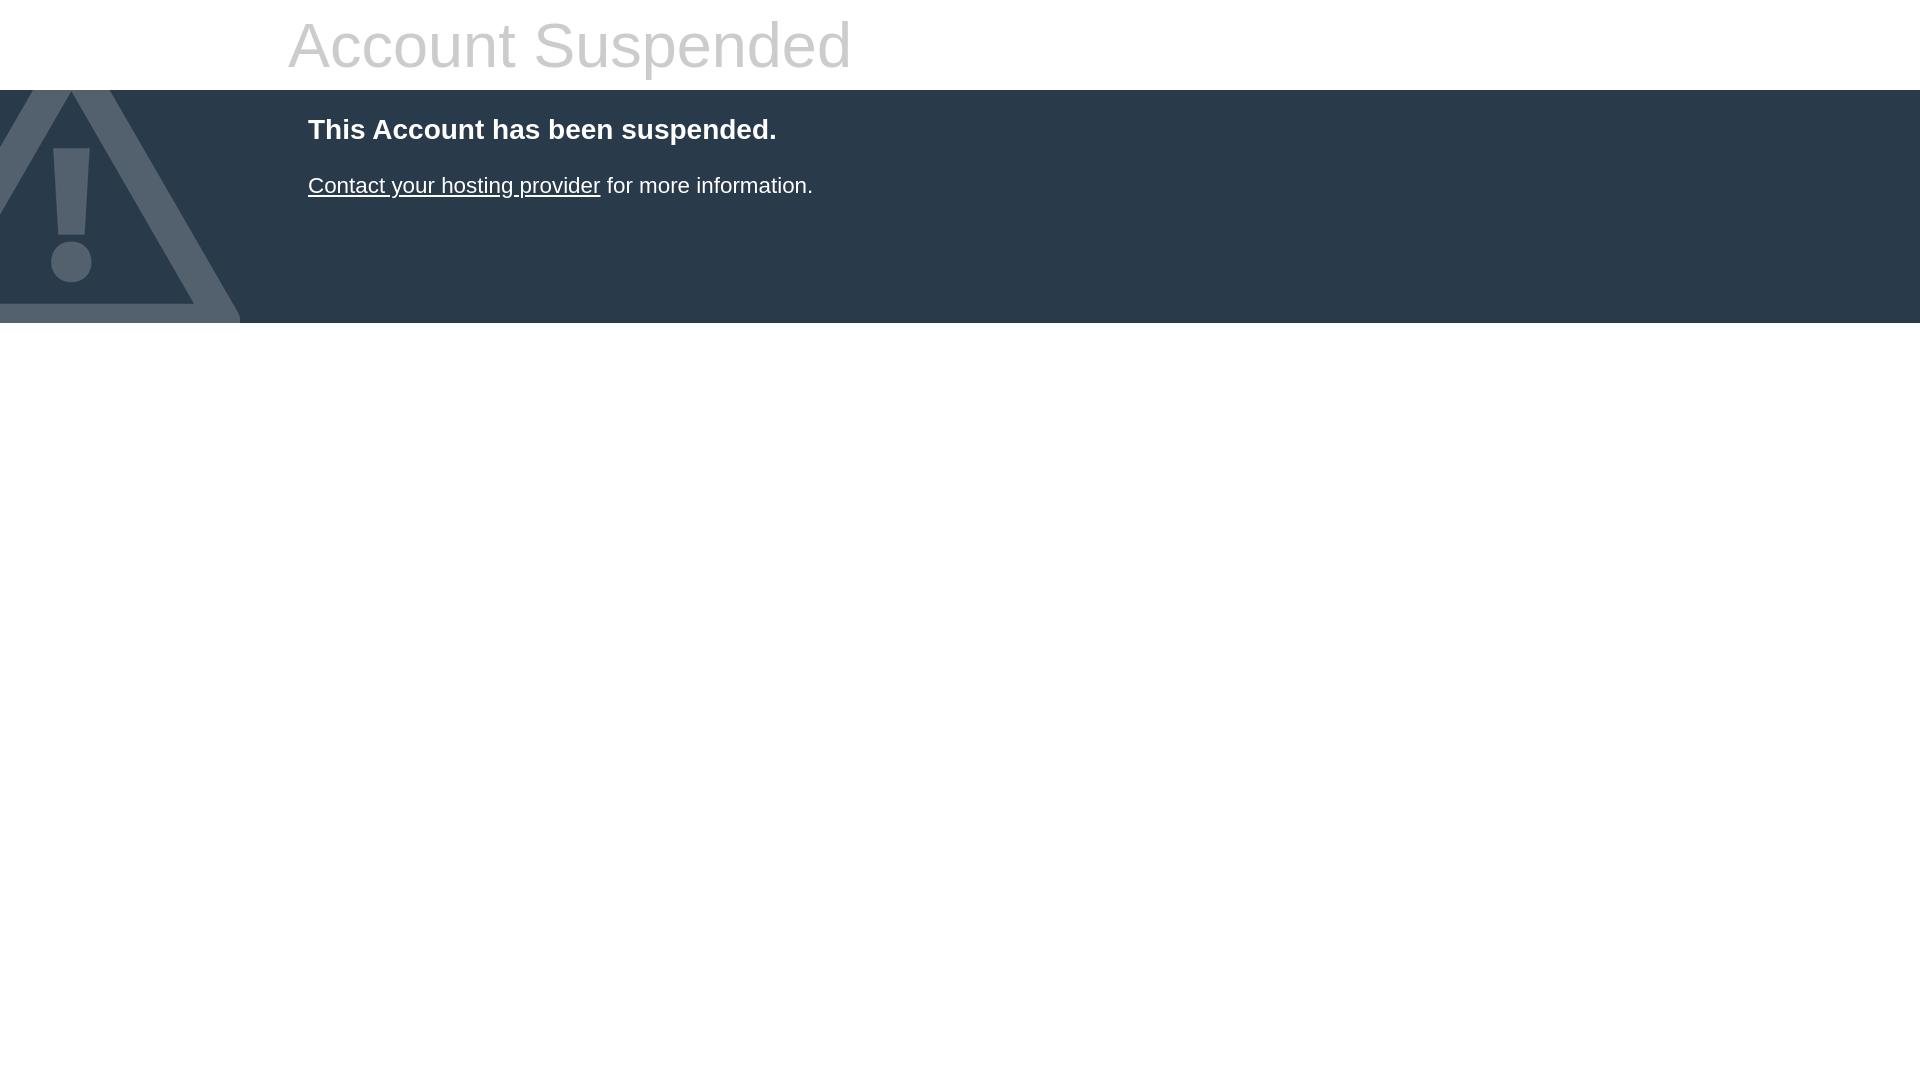 The image size is (1920, 1080). Describe the element at coordinates (453, 185) in the screenshot. I see `'Contact your hosting provider'` at that location.